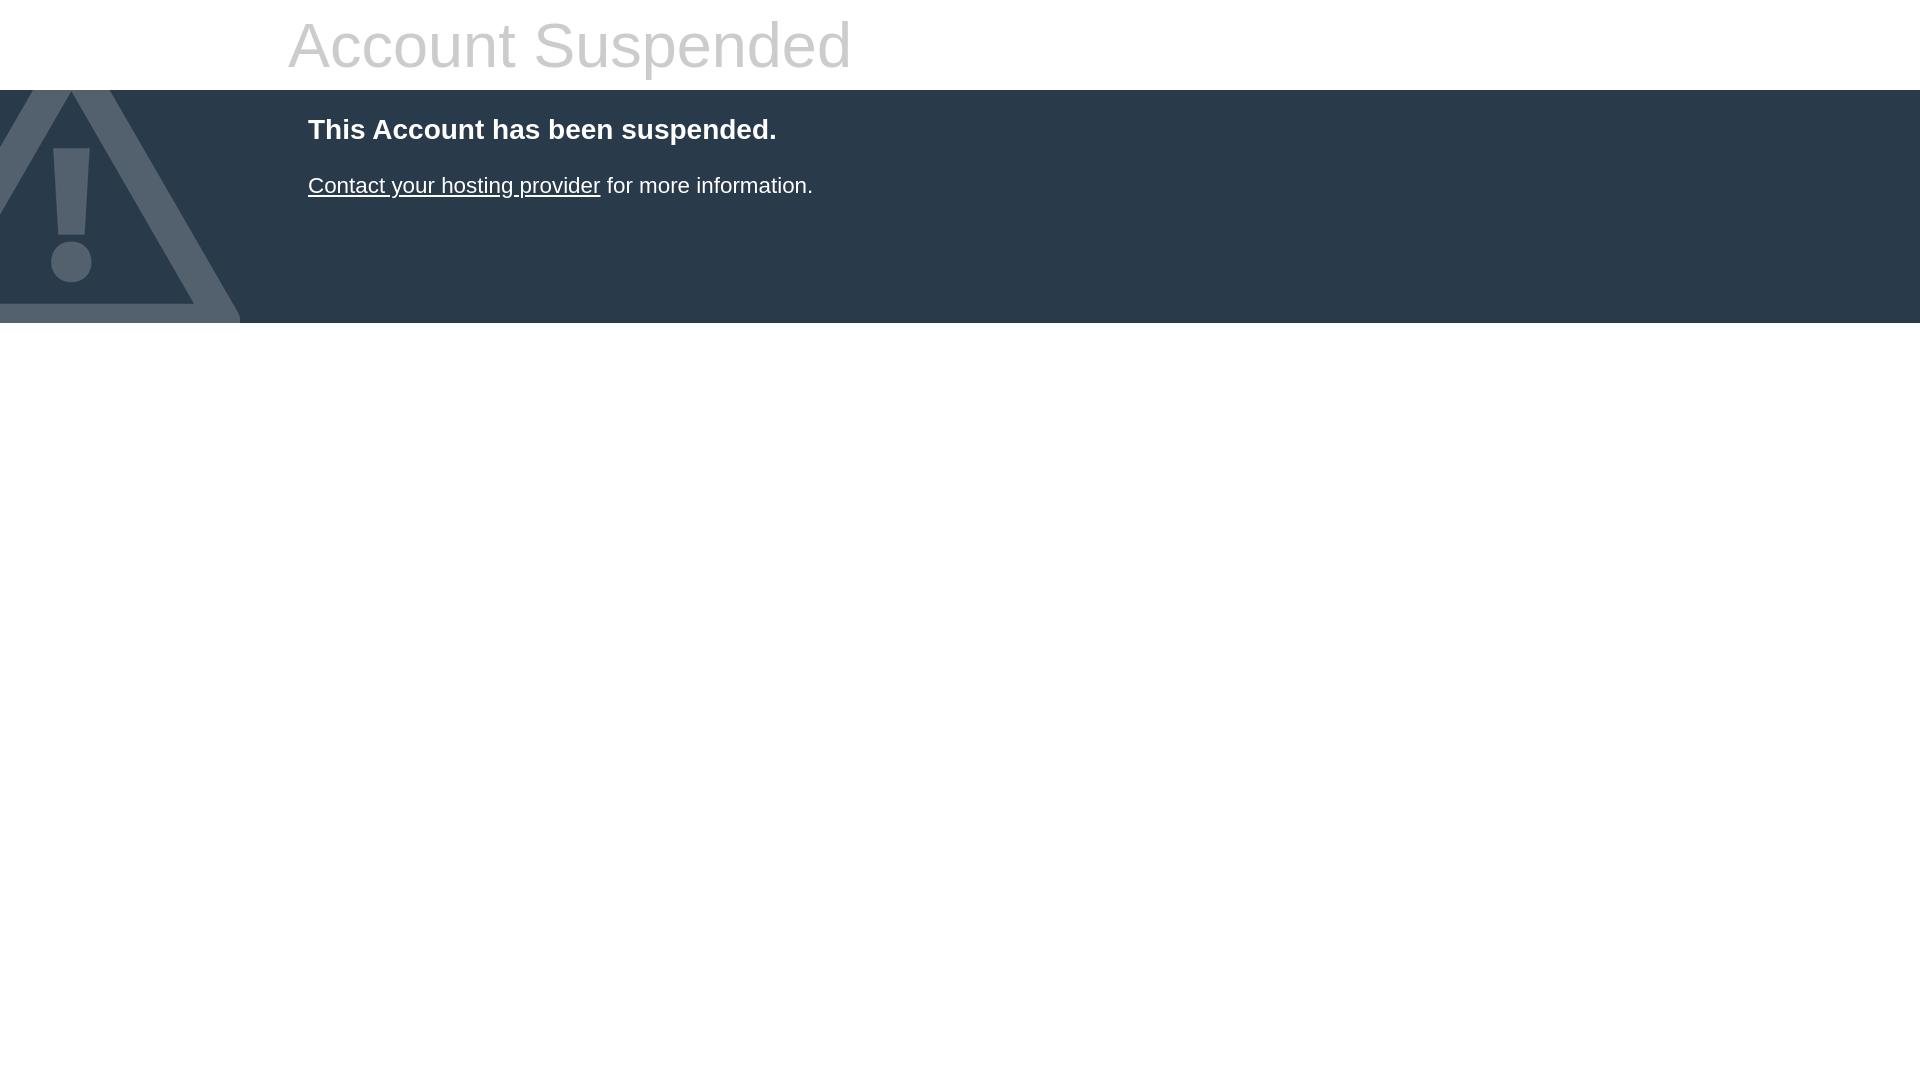 The image size is (1920, 1080). Describe the element at coordinates (453, 185) in the screenshot. I see `'Contact your hosting provider'` at that location.